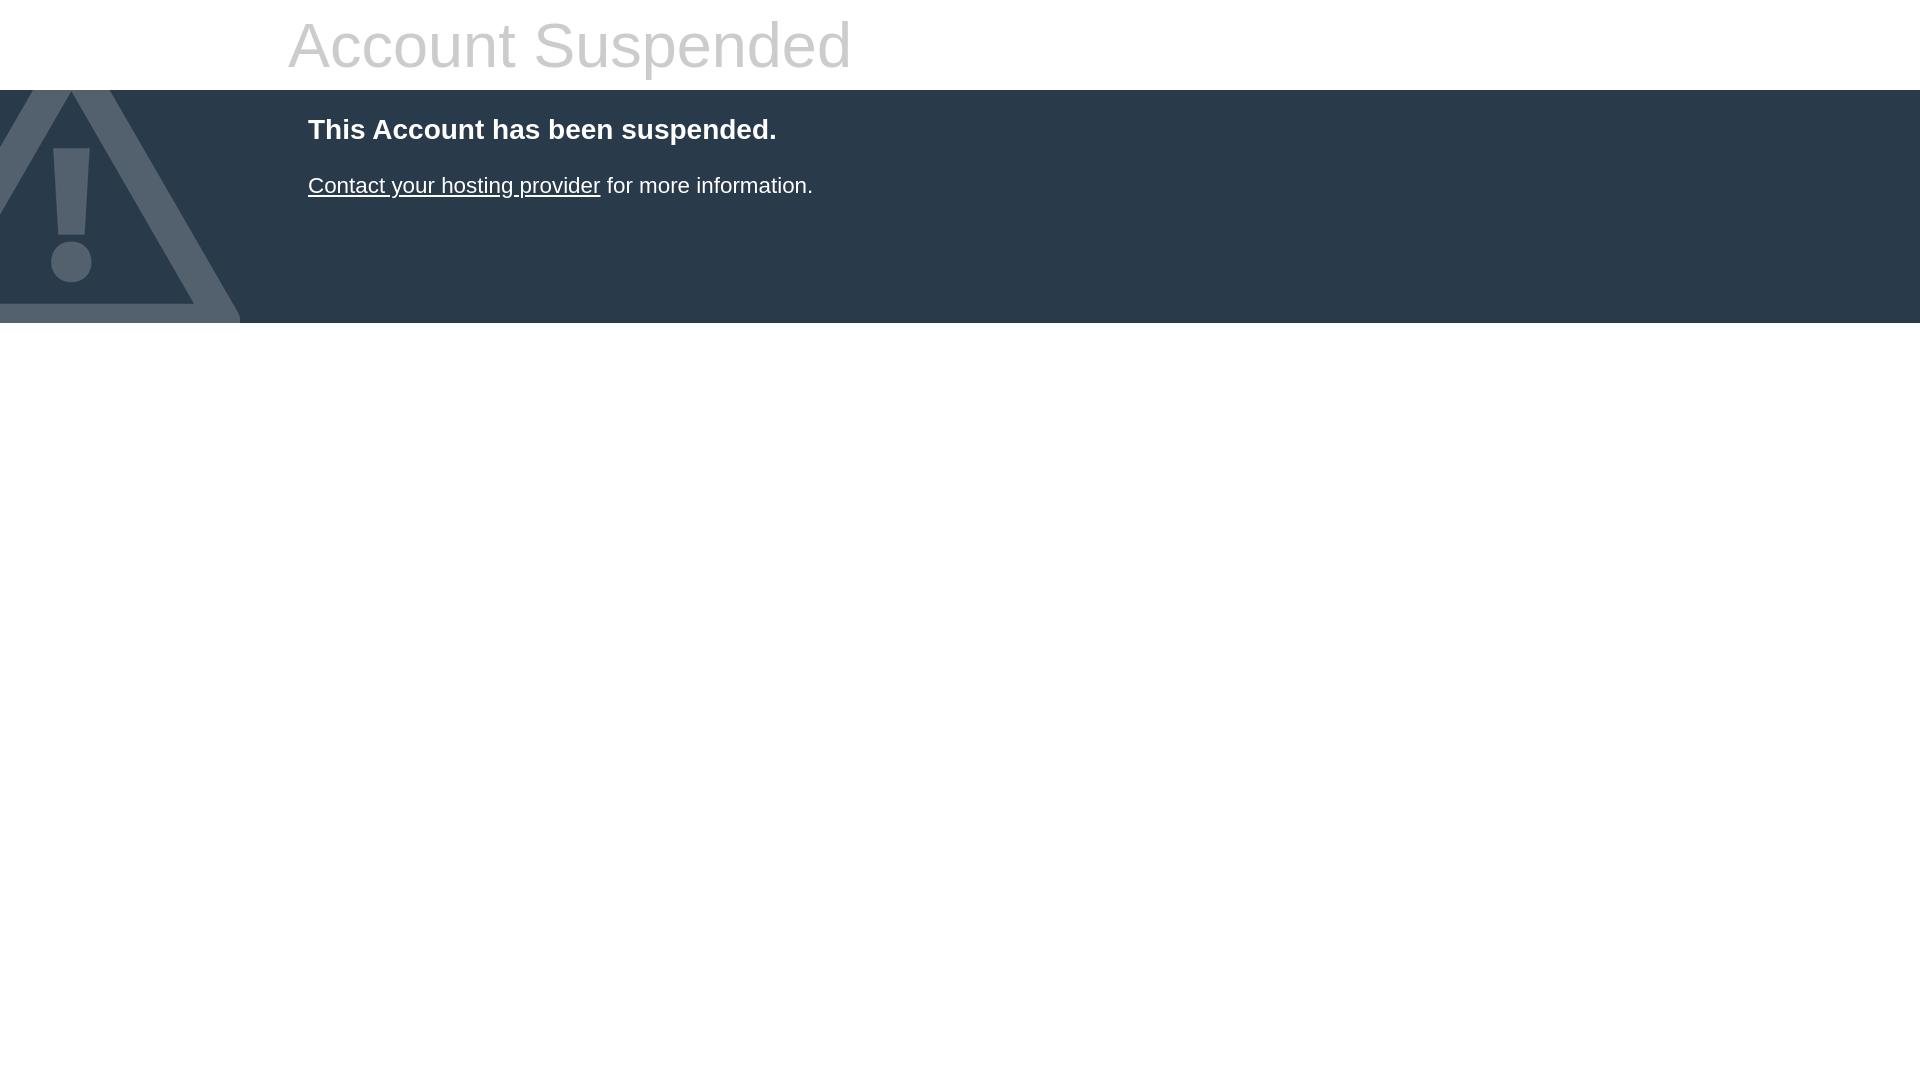 The image size is (1920, 1080). Describe the element at coordinates (453, 185) in the screenshot. I see `'Contact your hosting provider'` at that location.